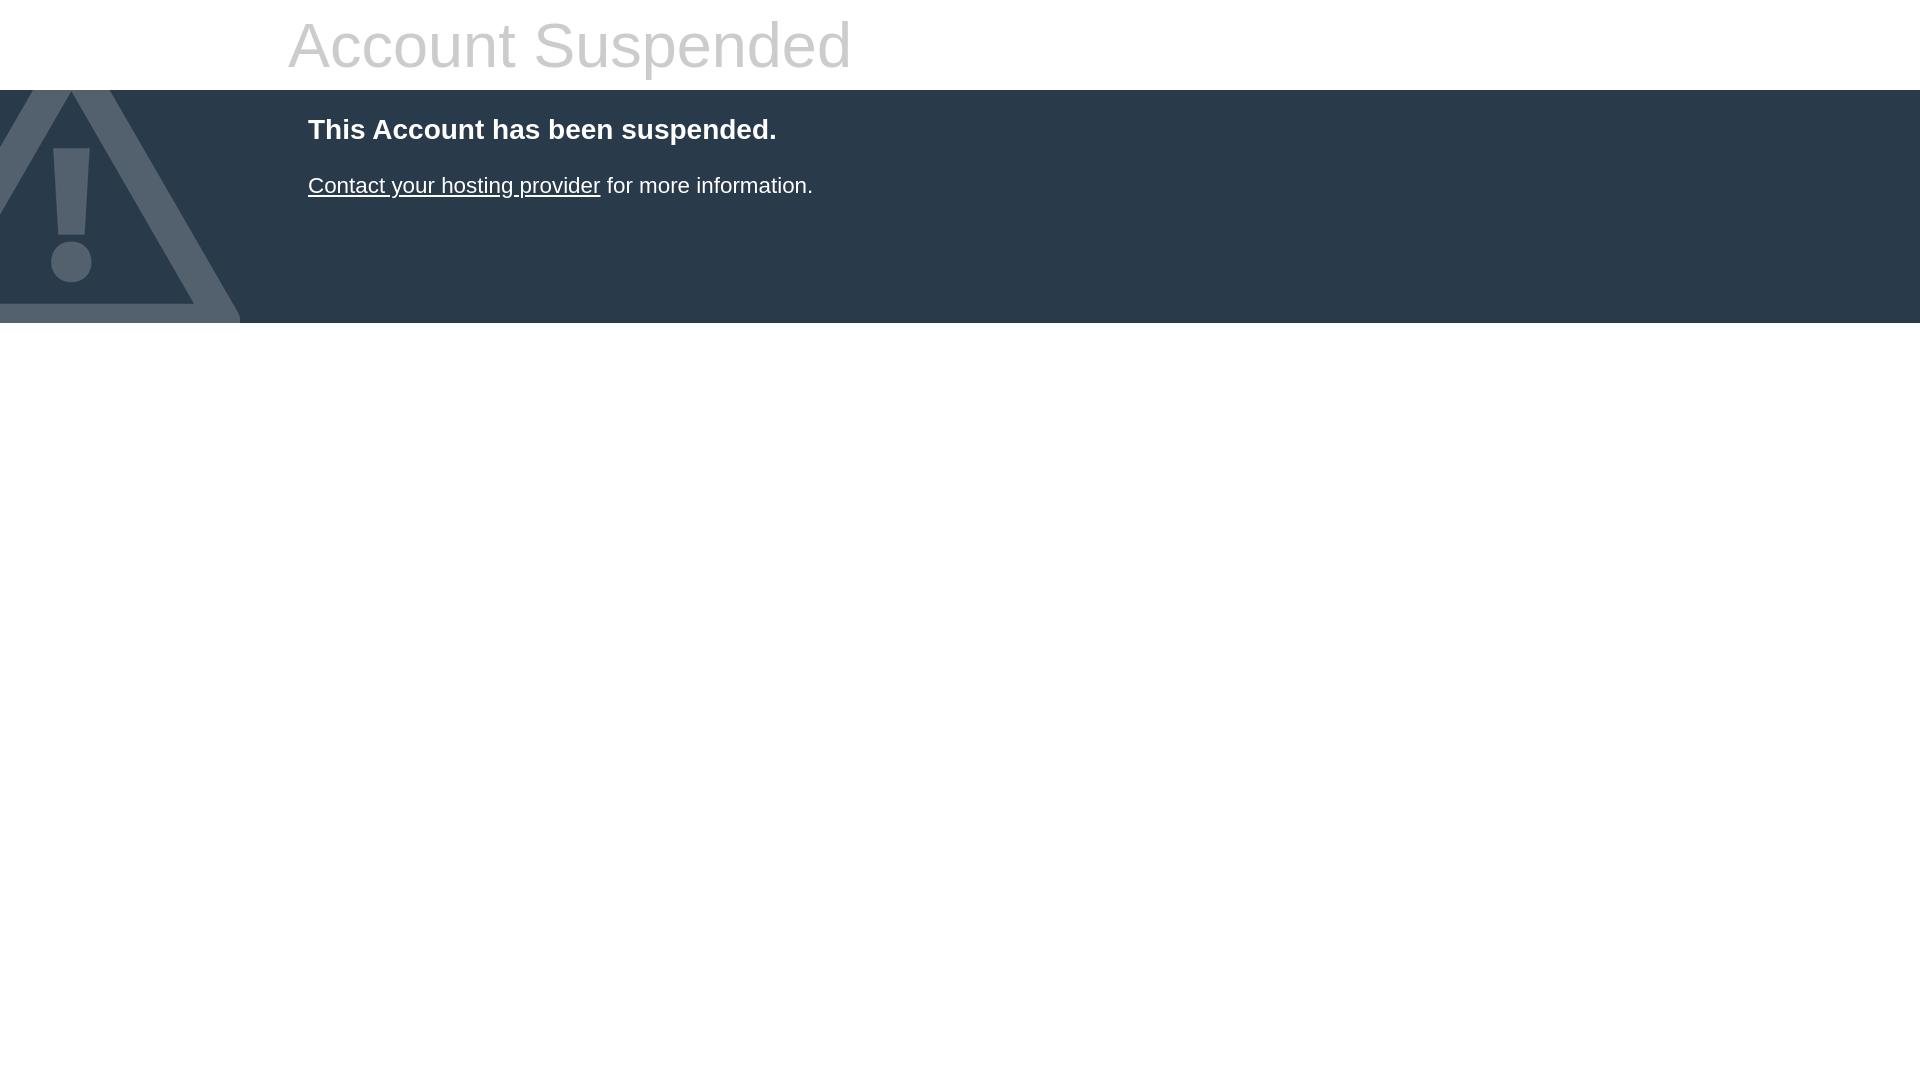 The image size is (1920, 1080). Describe the element at coordinates (453, 185) in the screenshot. I see `'Contact your hosting provider'` at that location.